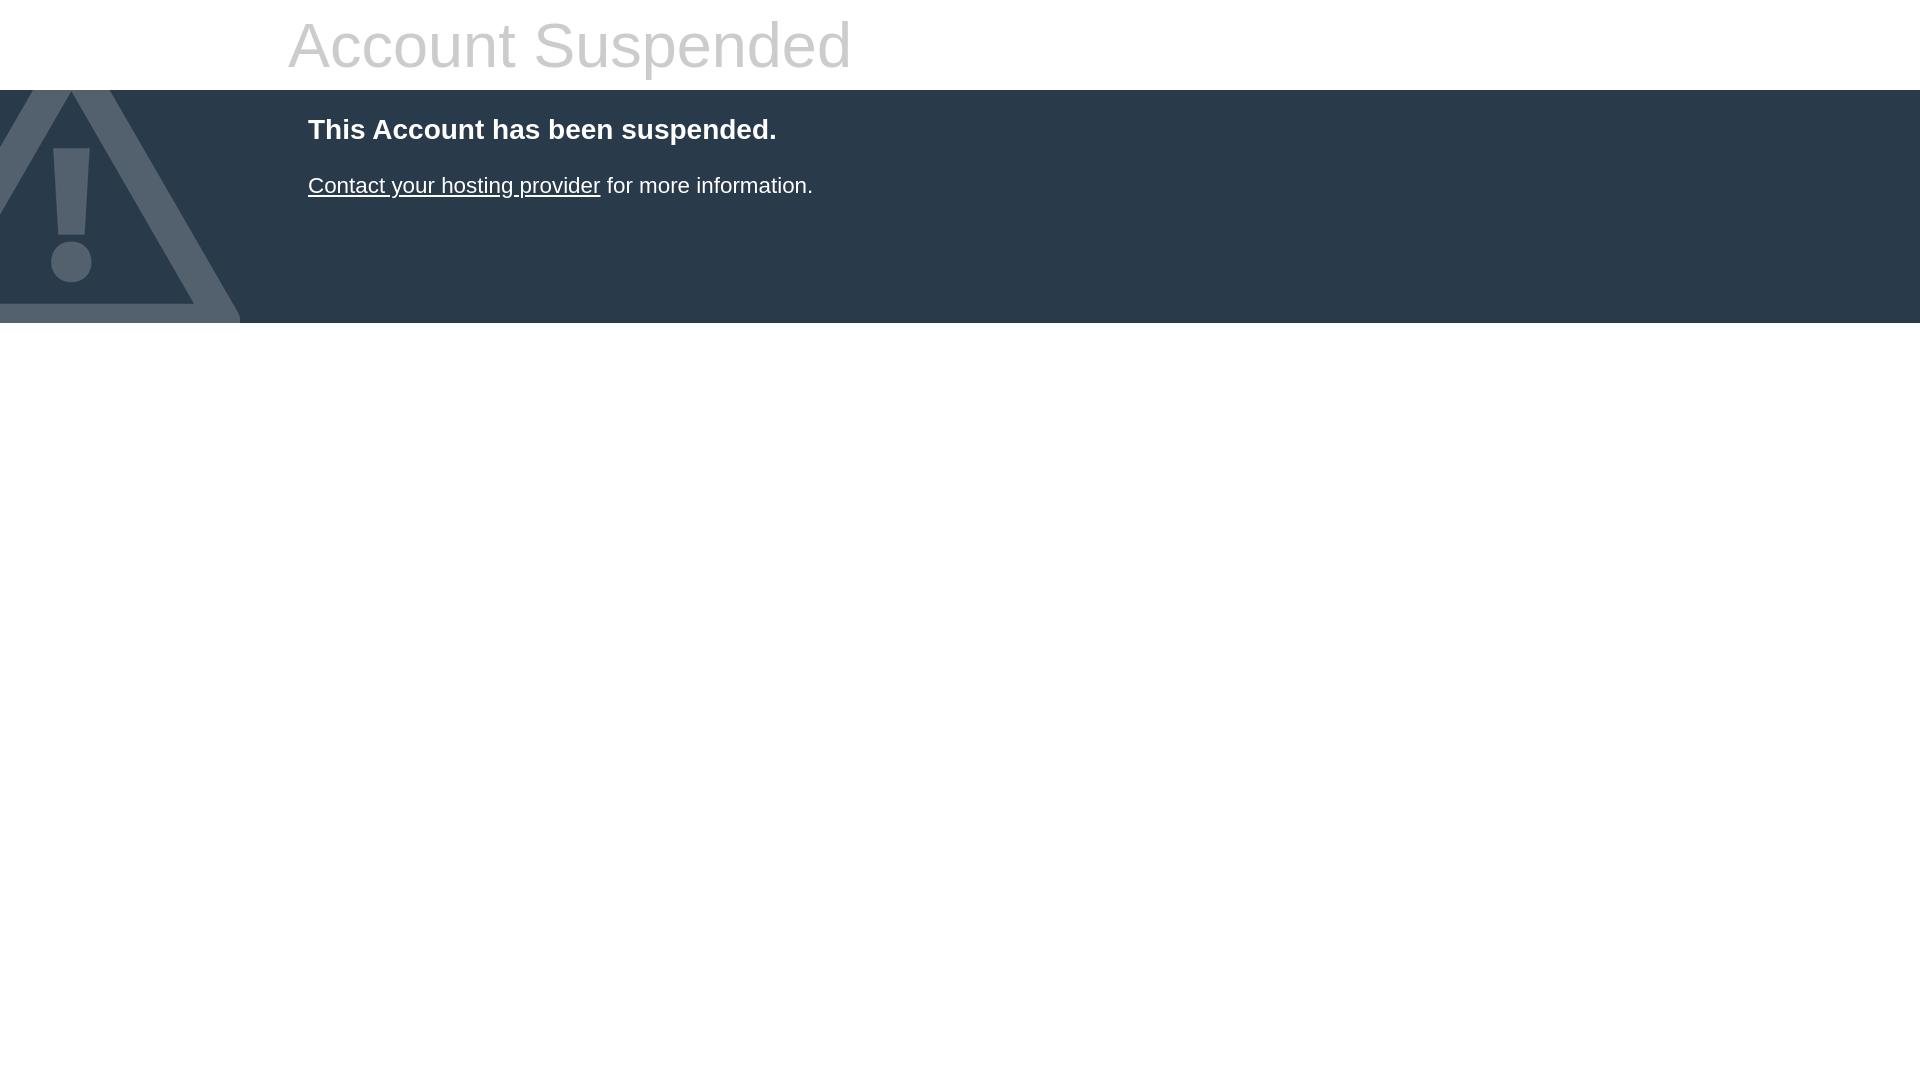 The image size is (1920, 1080). Describe the element at coordinates (453, 185) in the screenshot. I see `'Contact your hosting provider'` at that location.